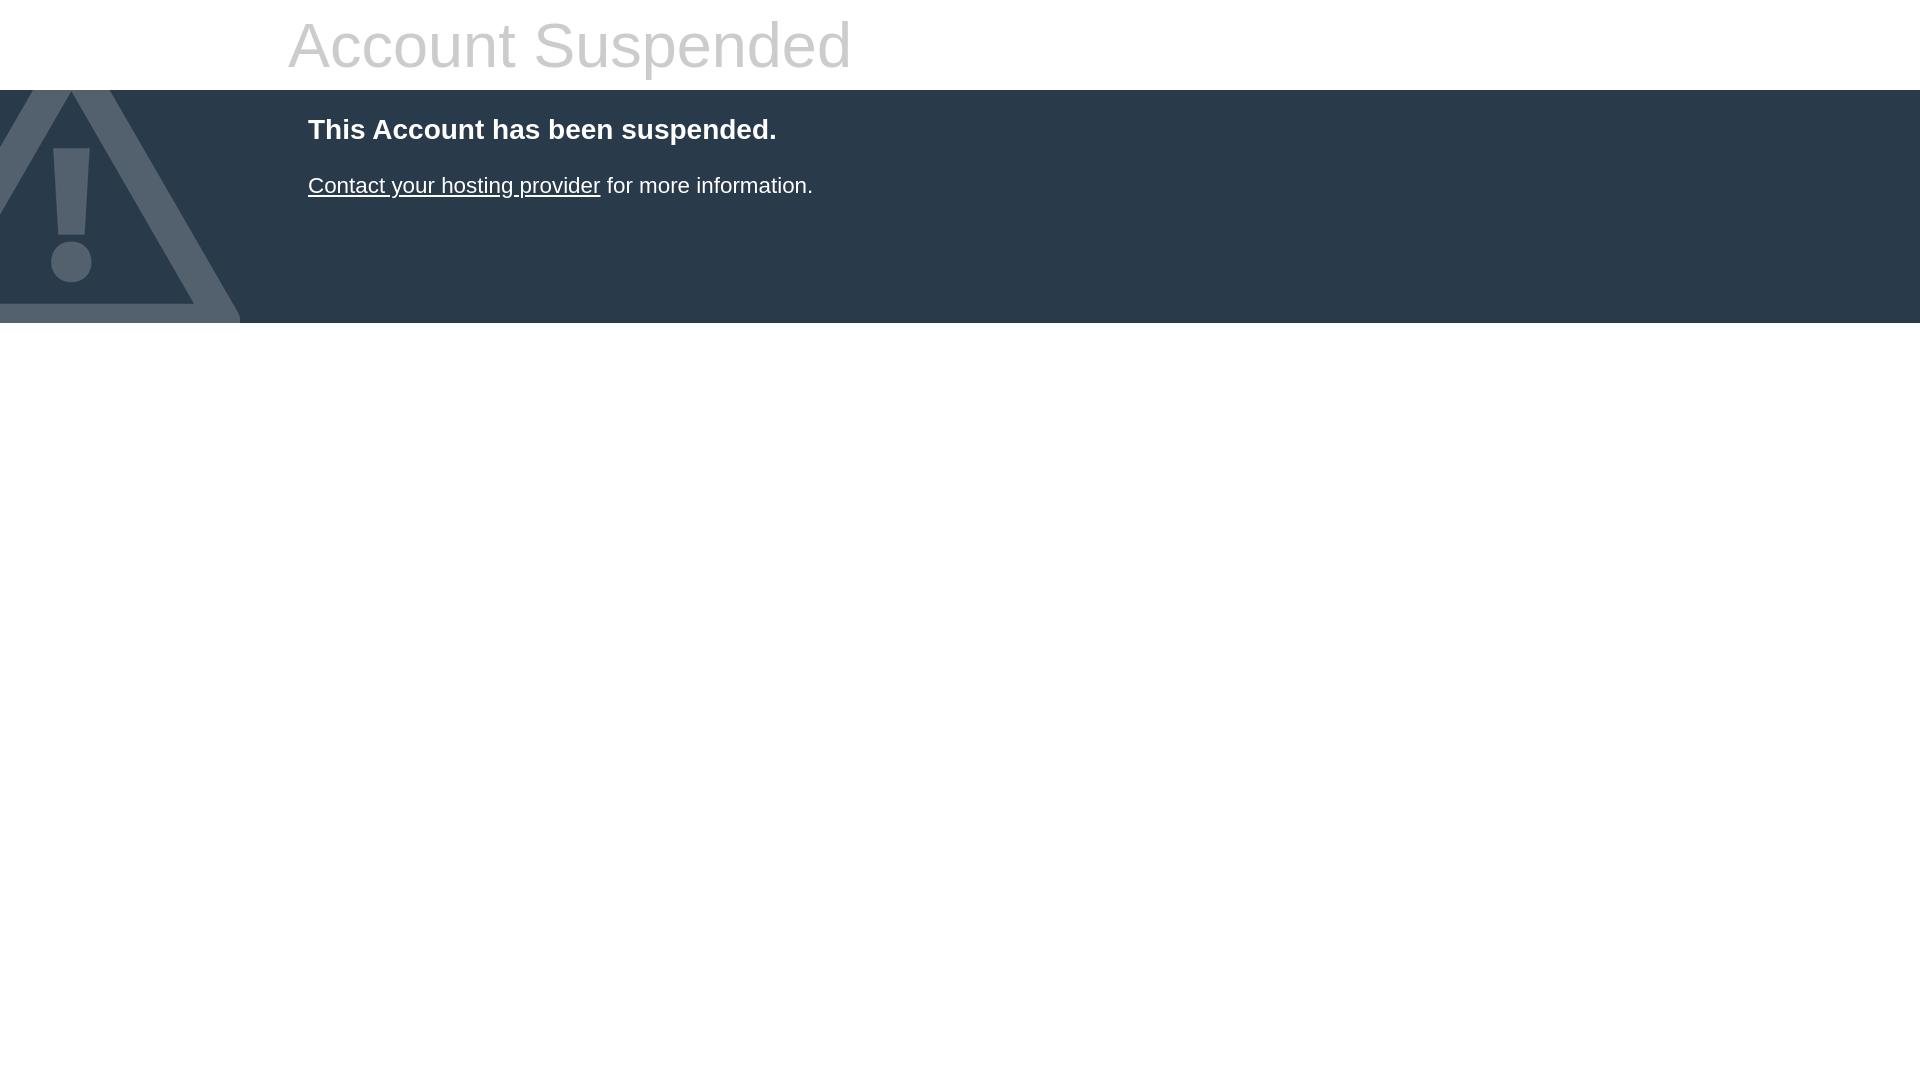 The image size is (1920, 1080). Describe the element at coordinates (453, 185) in the screenshot. I see `'Contact your hosting provider'` at that location.